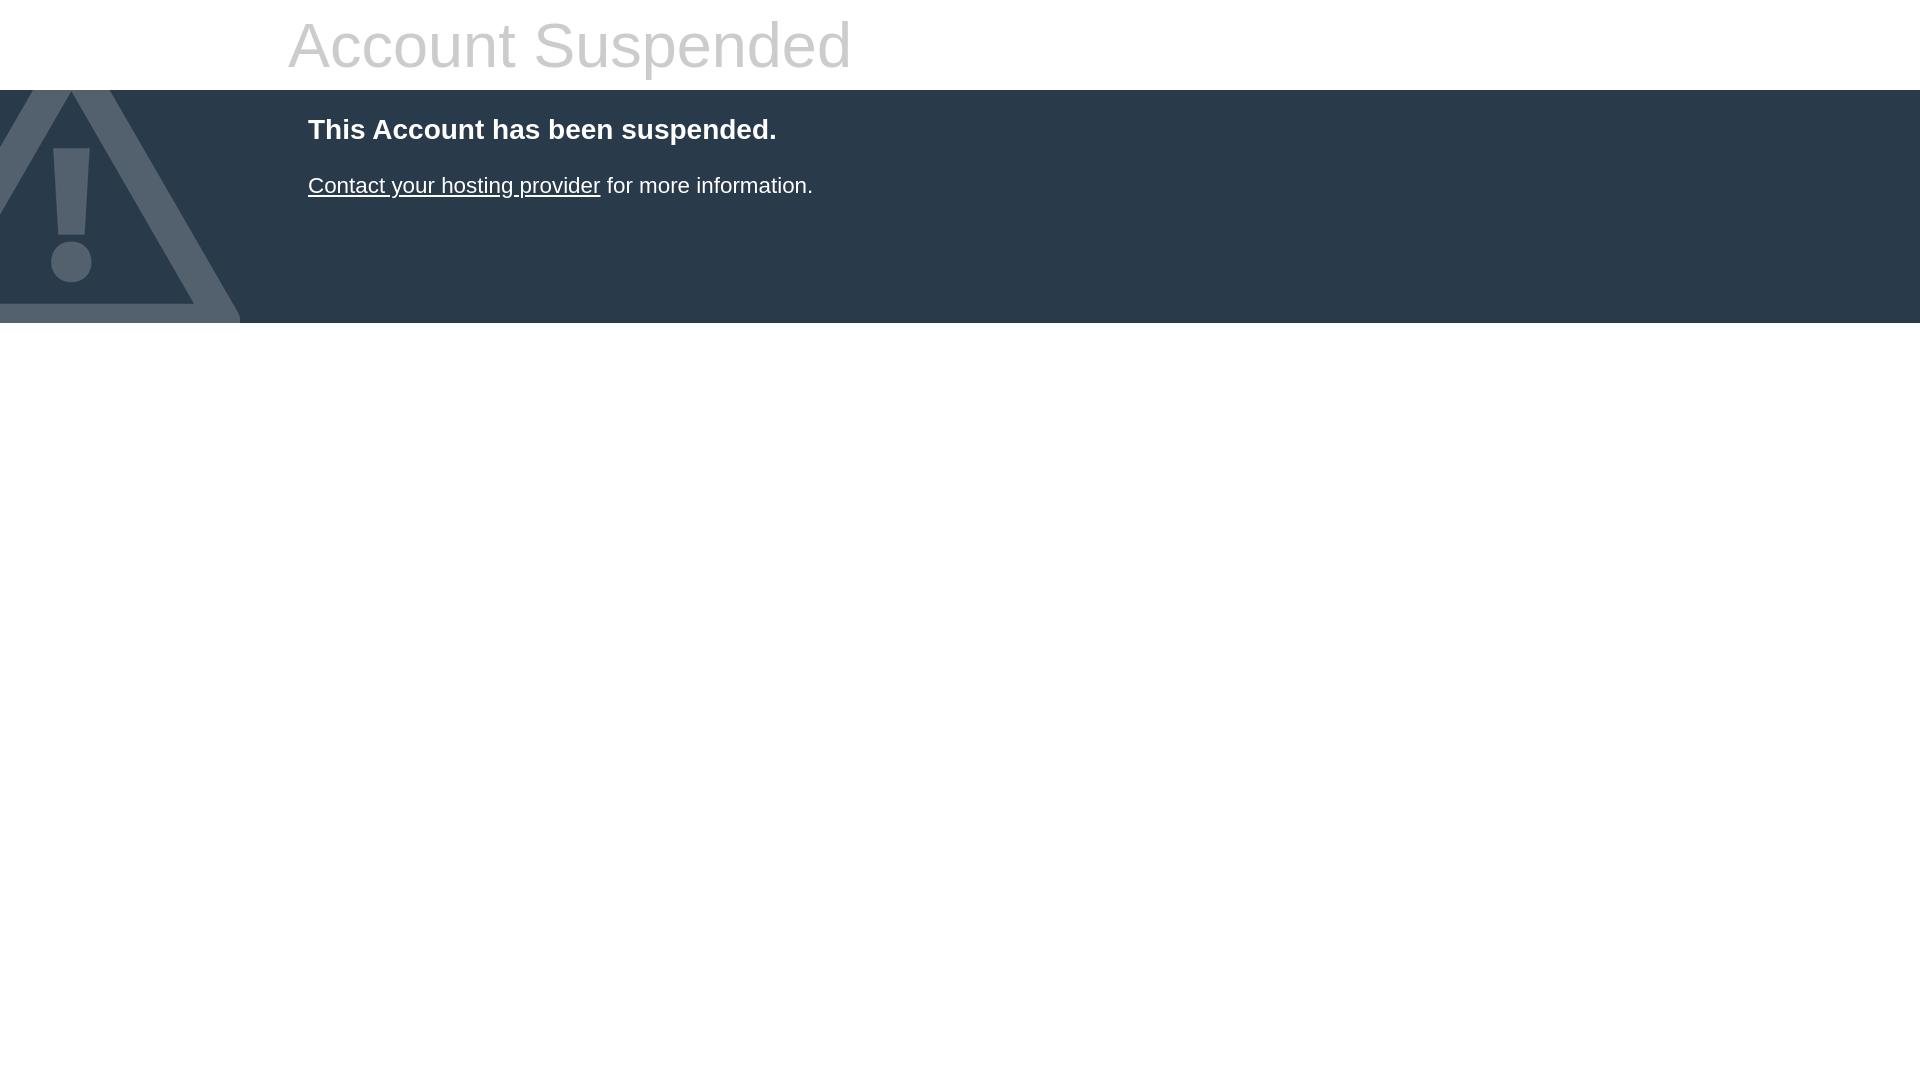 The image size is (1920, 1080). Describe the element at coordinates (453, 185) in the screenshot. I see `'Contact your hosting provider'` at that location.